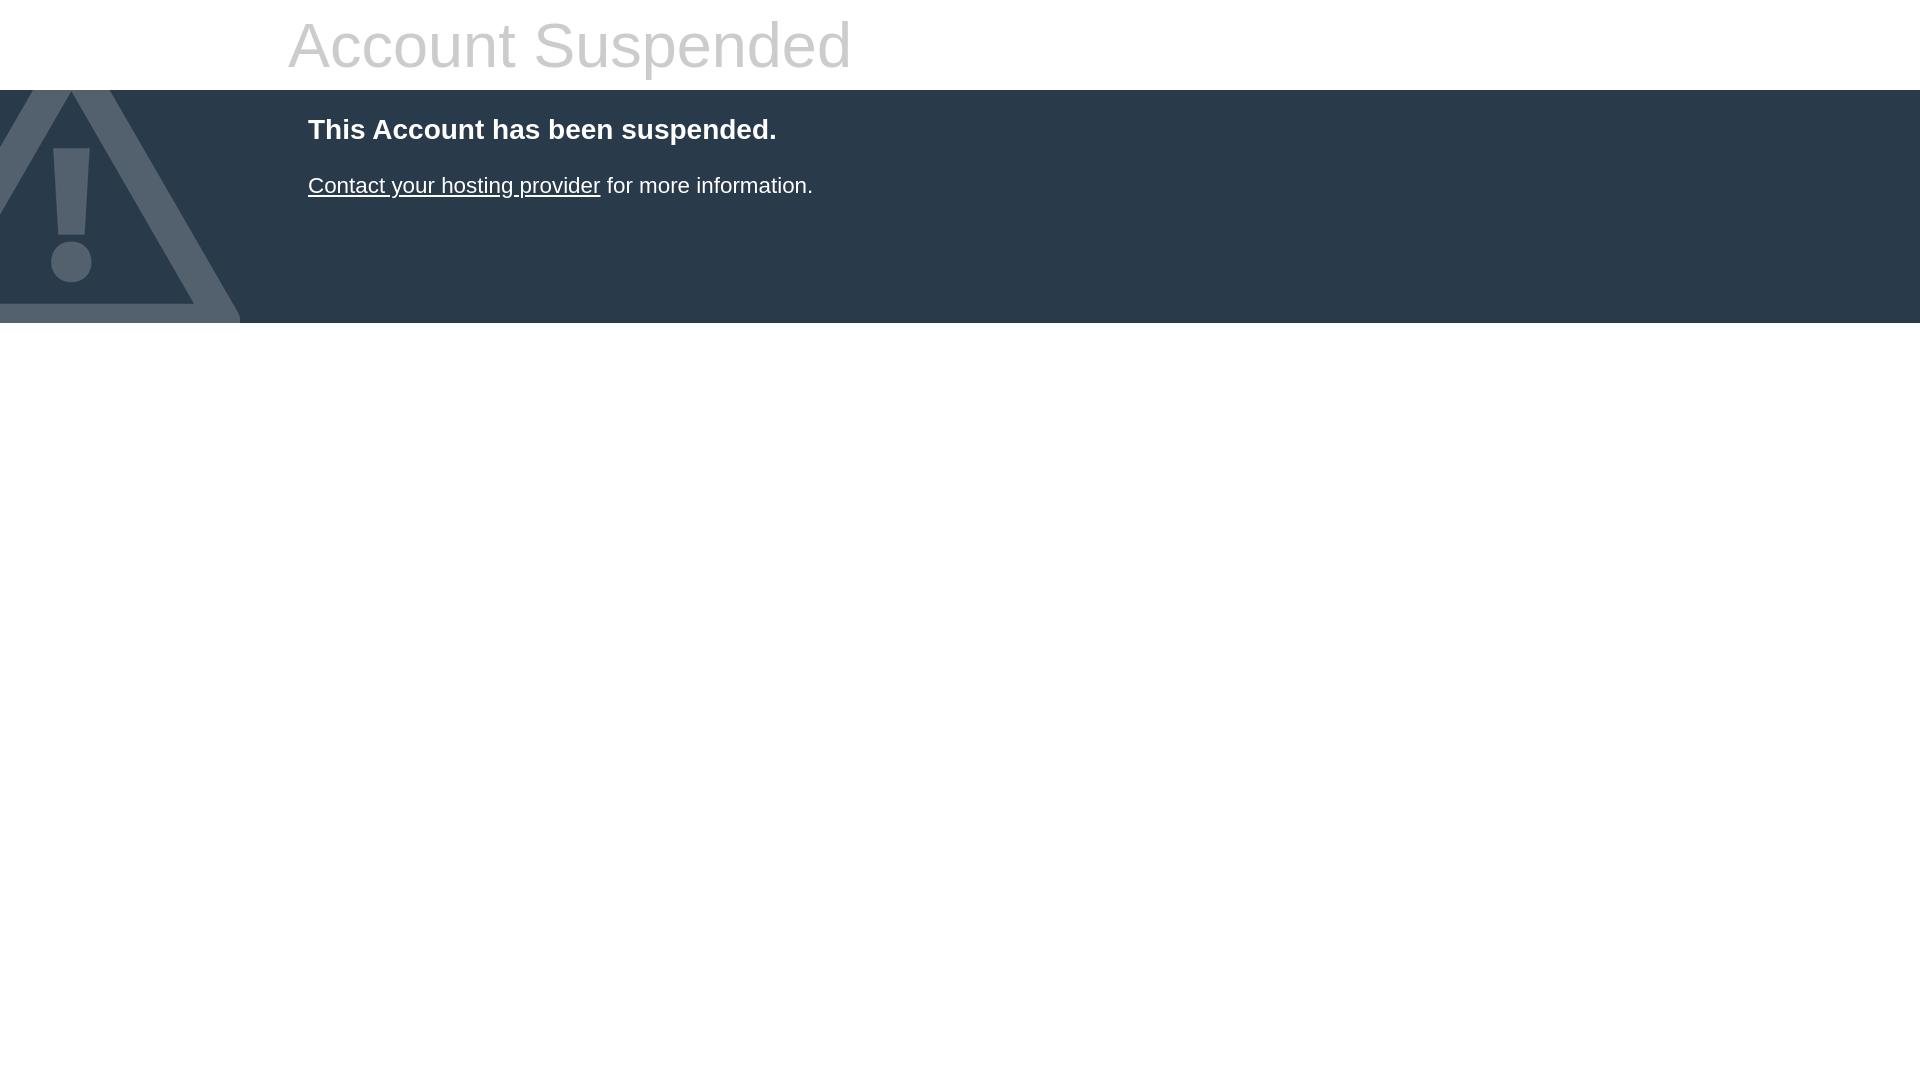 The image size is (1920, 1080). Describe the element at coordinates (453, 185) in the screenshot. I see `'Contact your hosting provider'` at that location.